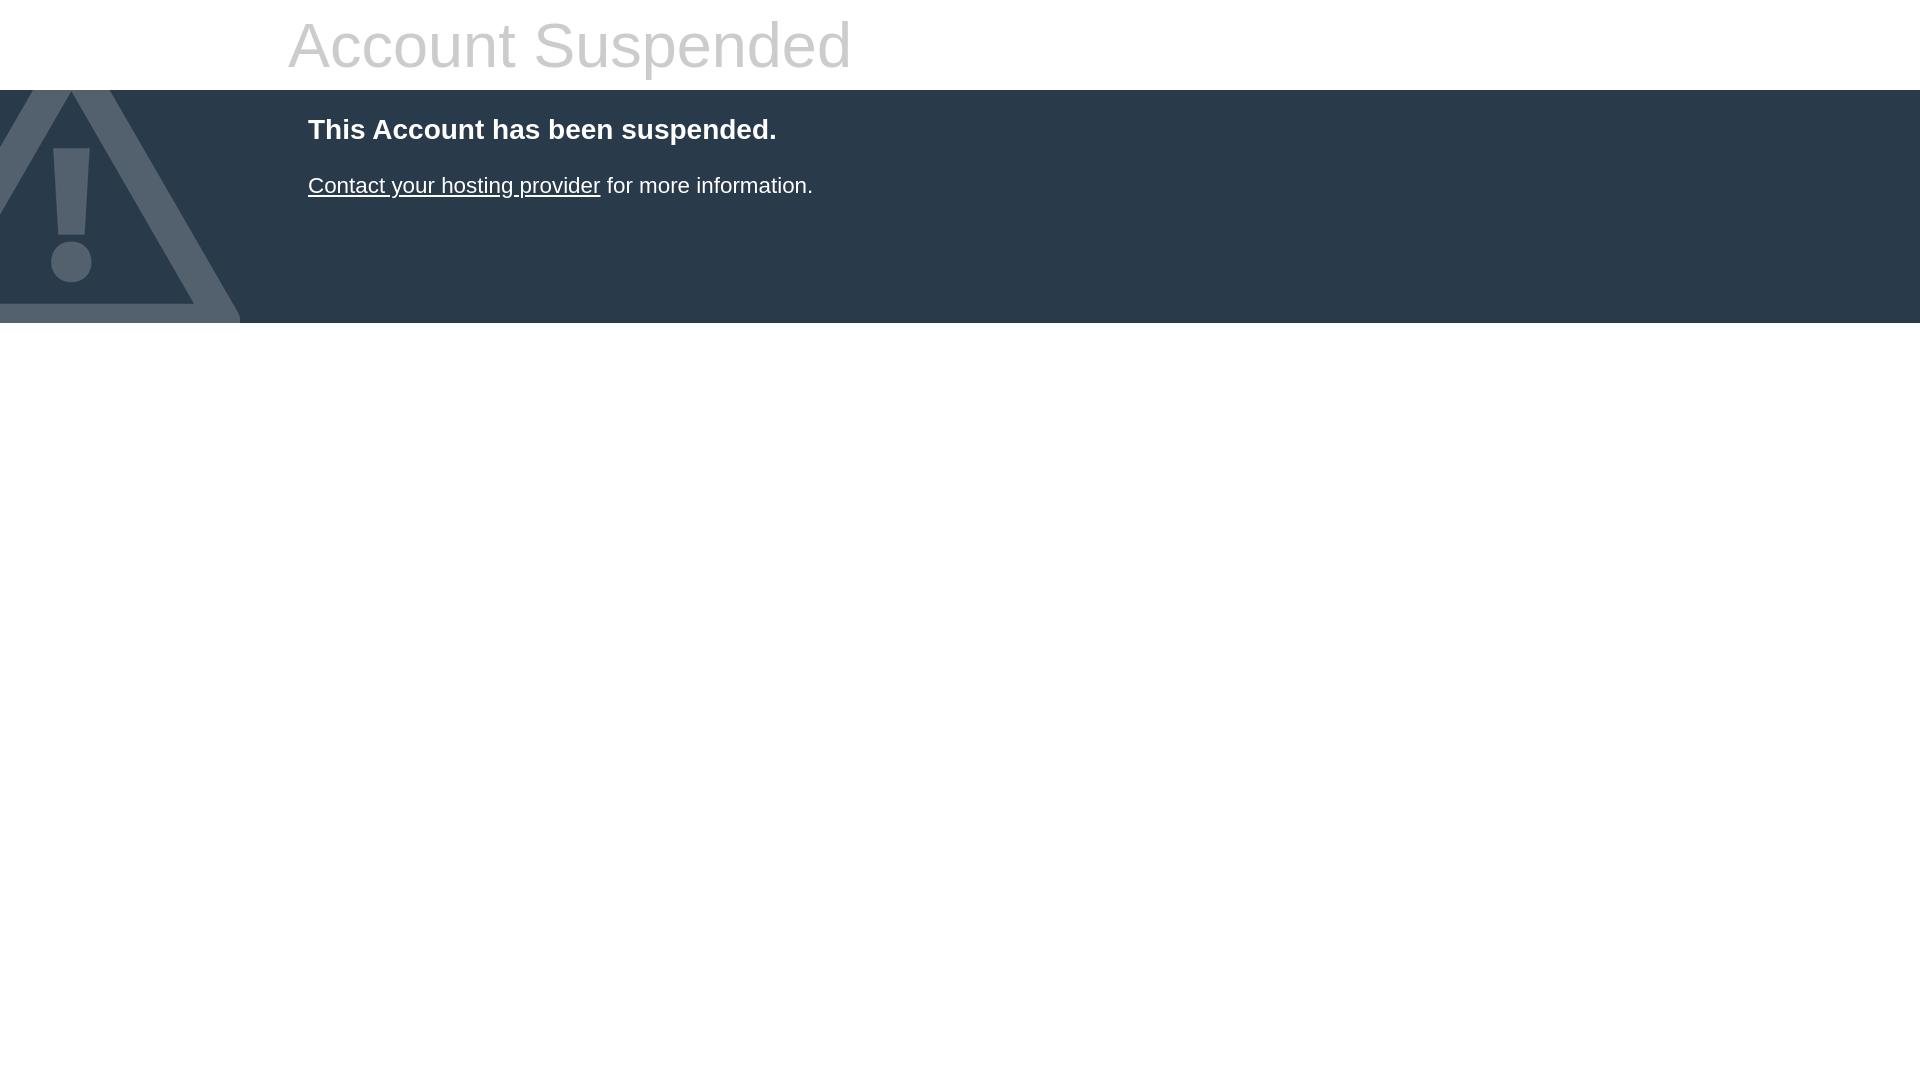 The image size is (1920, 1080). Describe the element at coordinates (453, 185) in the screenshot. I see `'Contact your hosting provider'` at that location.